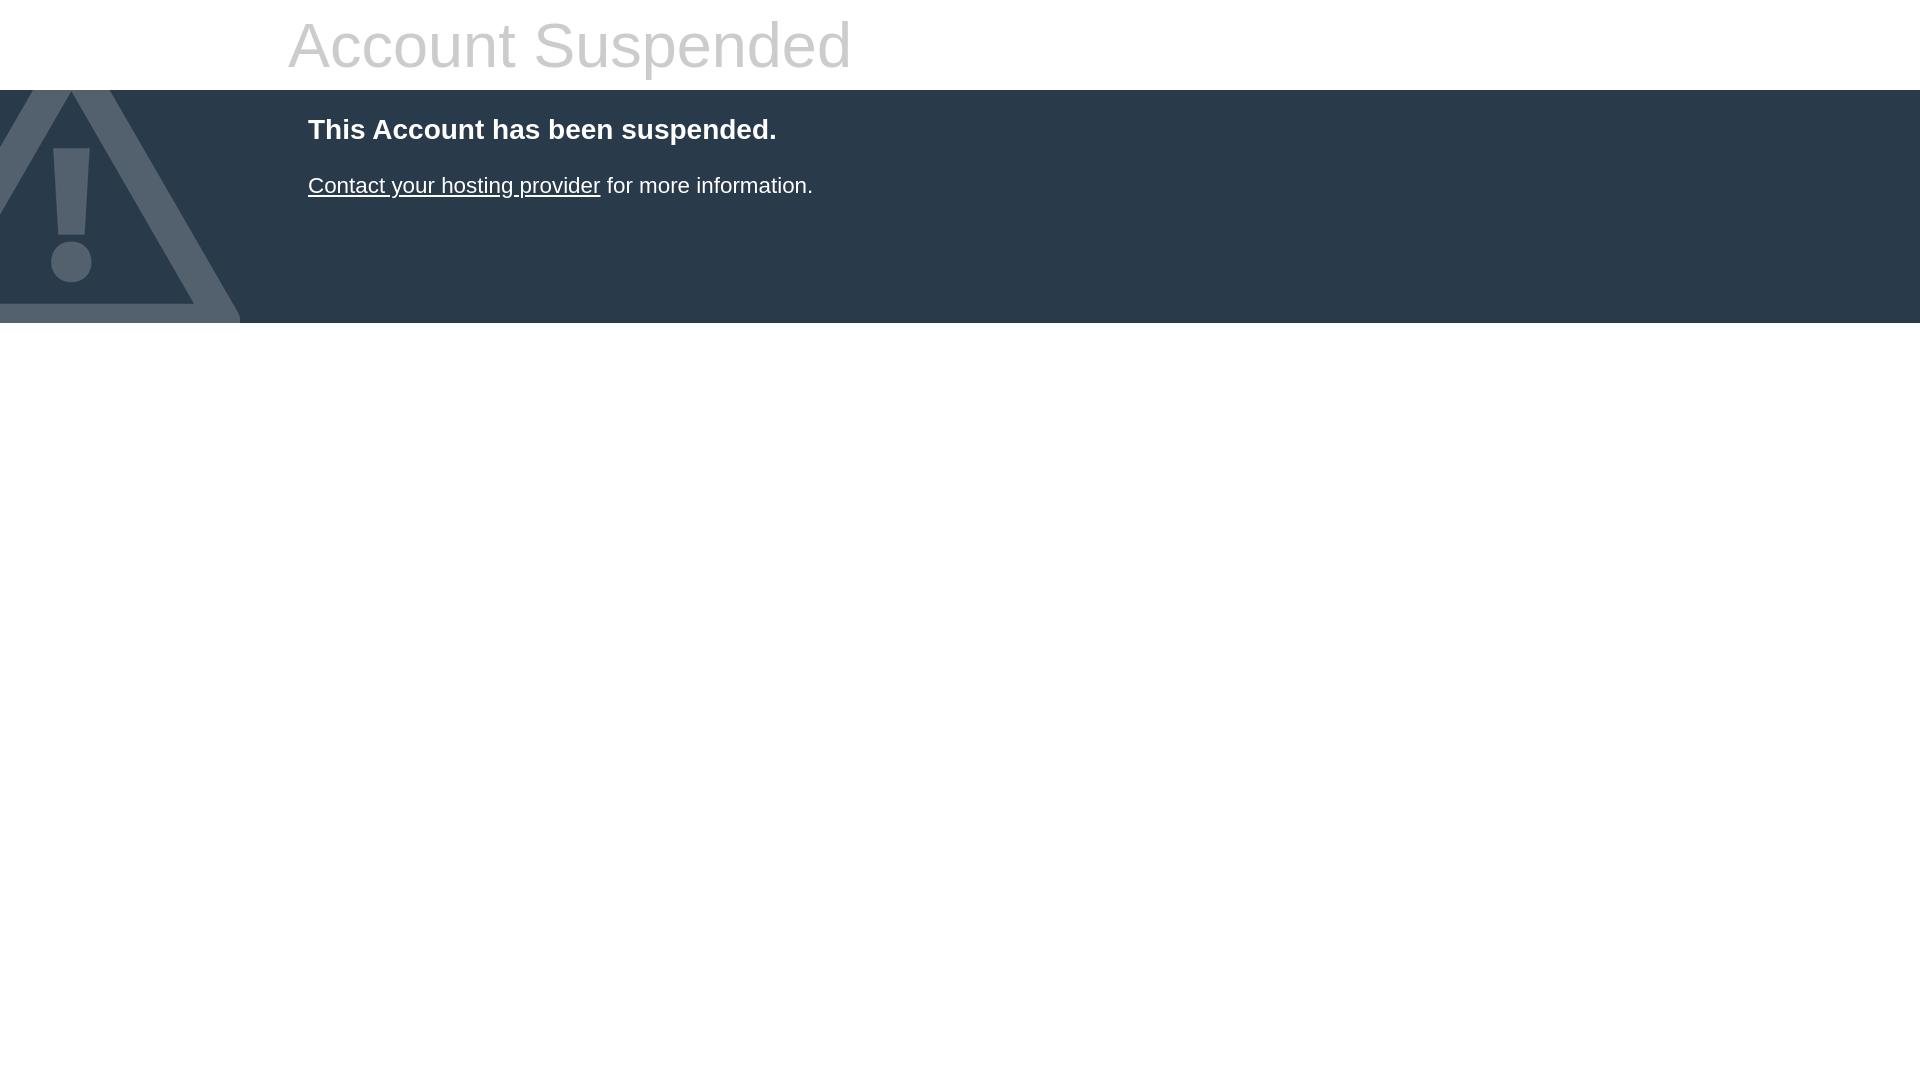 The image size is (1920, 1080). Describe the element at coordinates (453, 185) in the screenshot. I see `'Contact your hosting provider'` at that location.